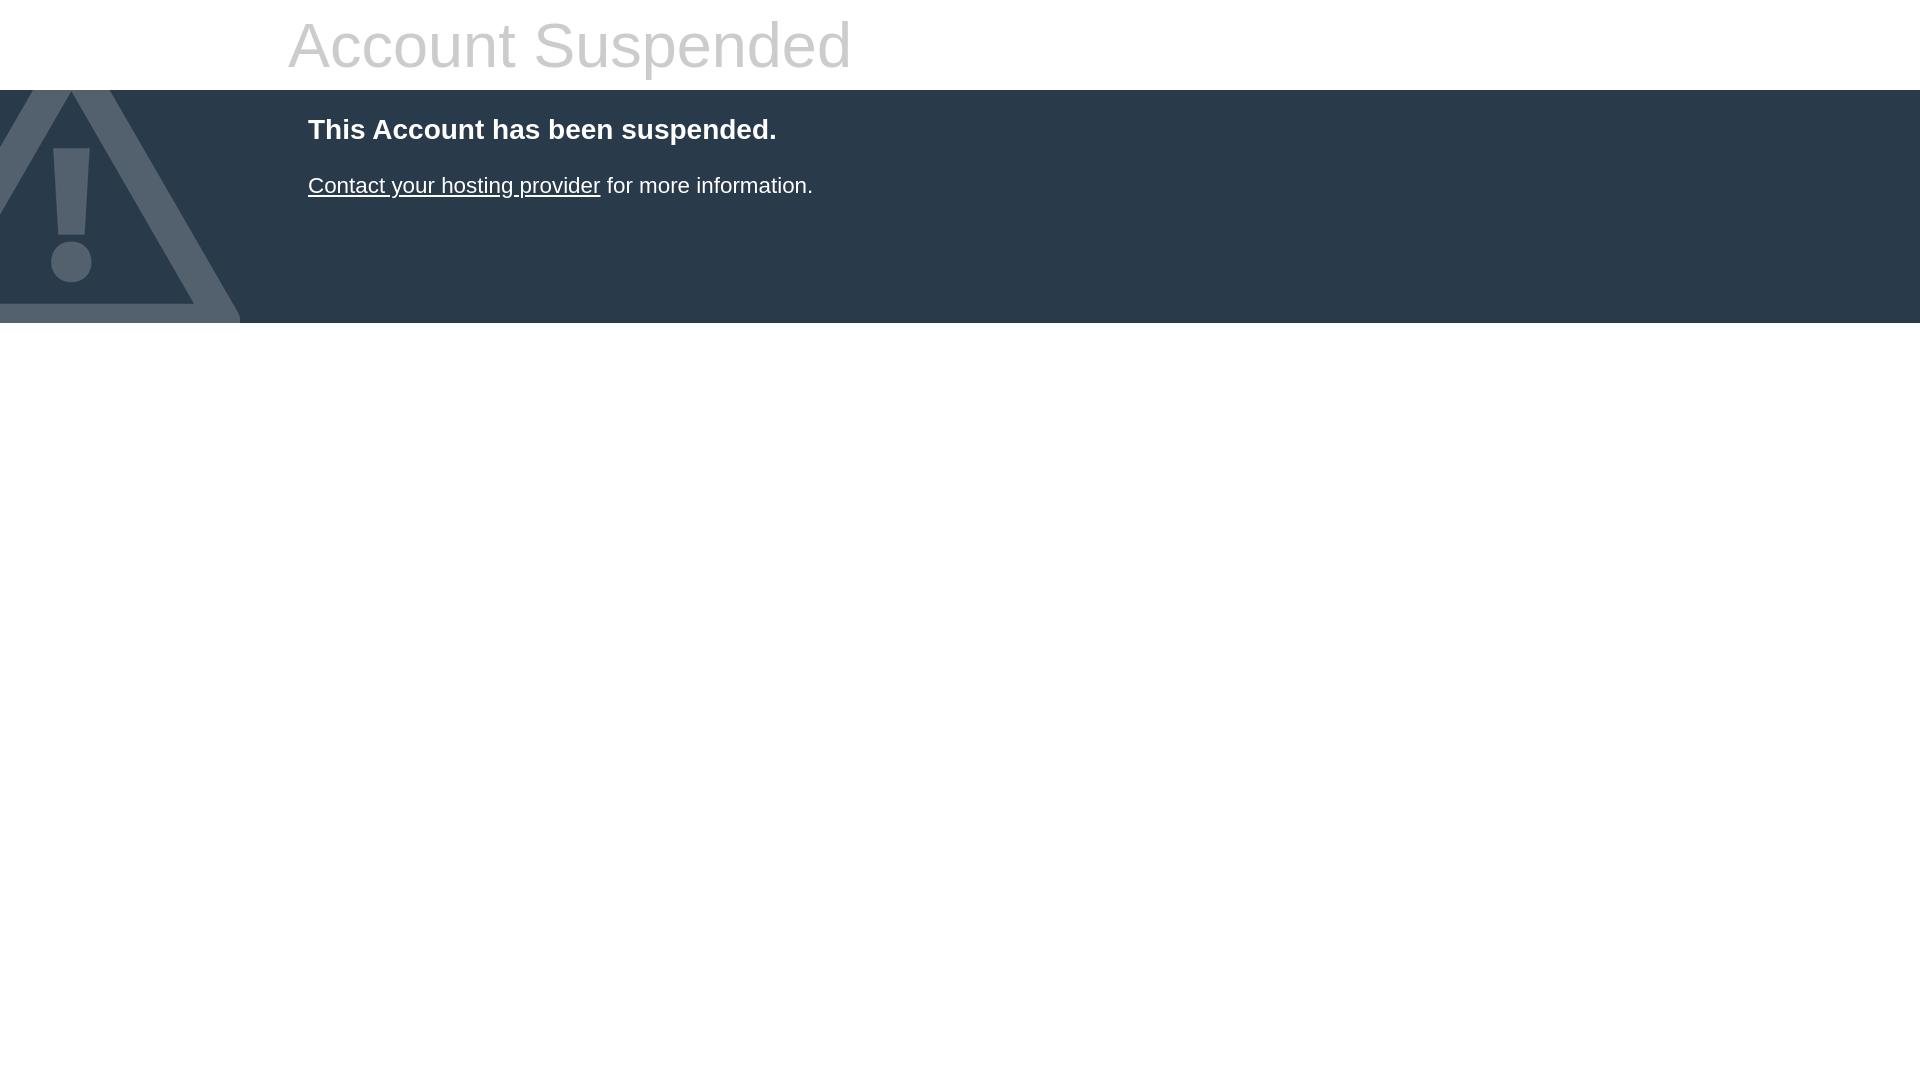 The image size is (1920, 1080). Describe the element at coordinates (453, 185) in the screenshot. I see `'Contact your hosting provider'` at that location.